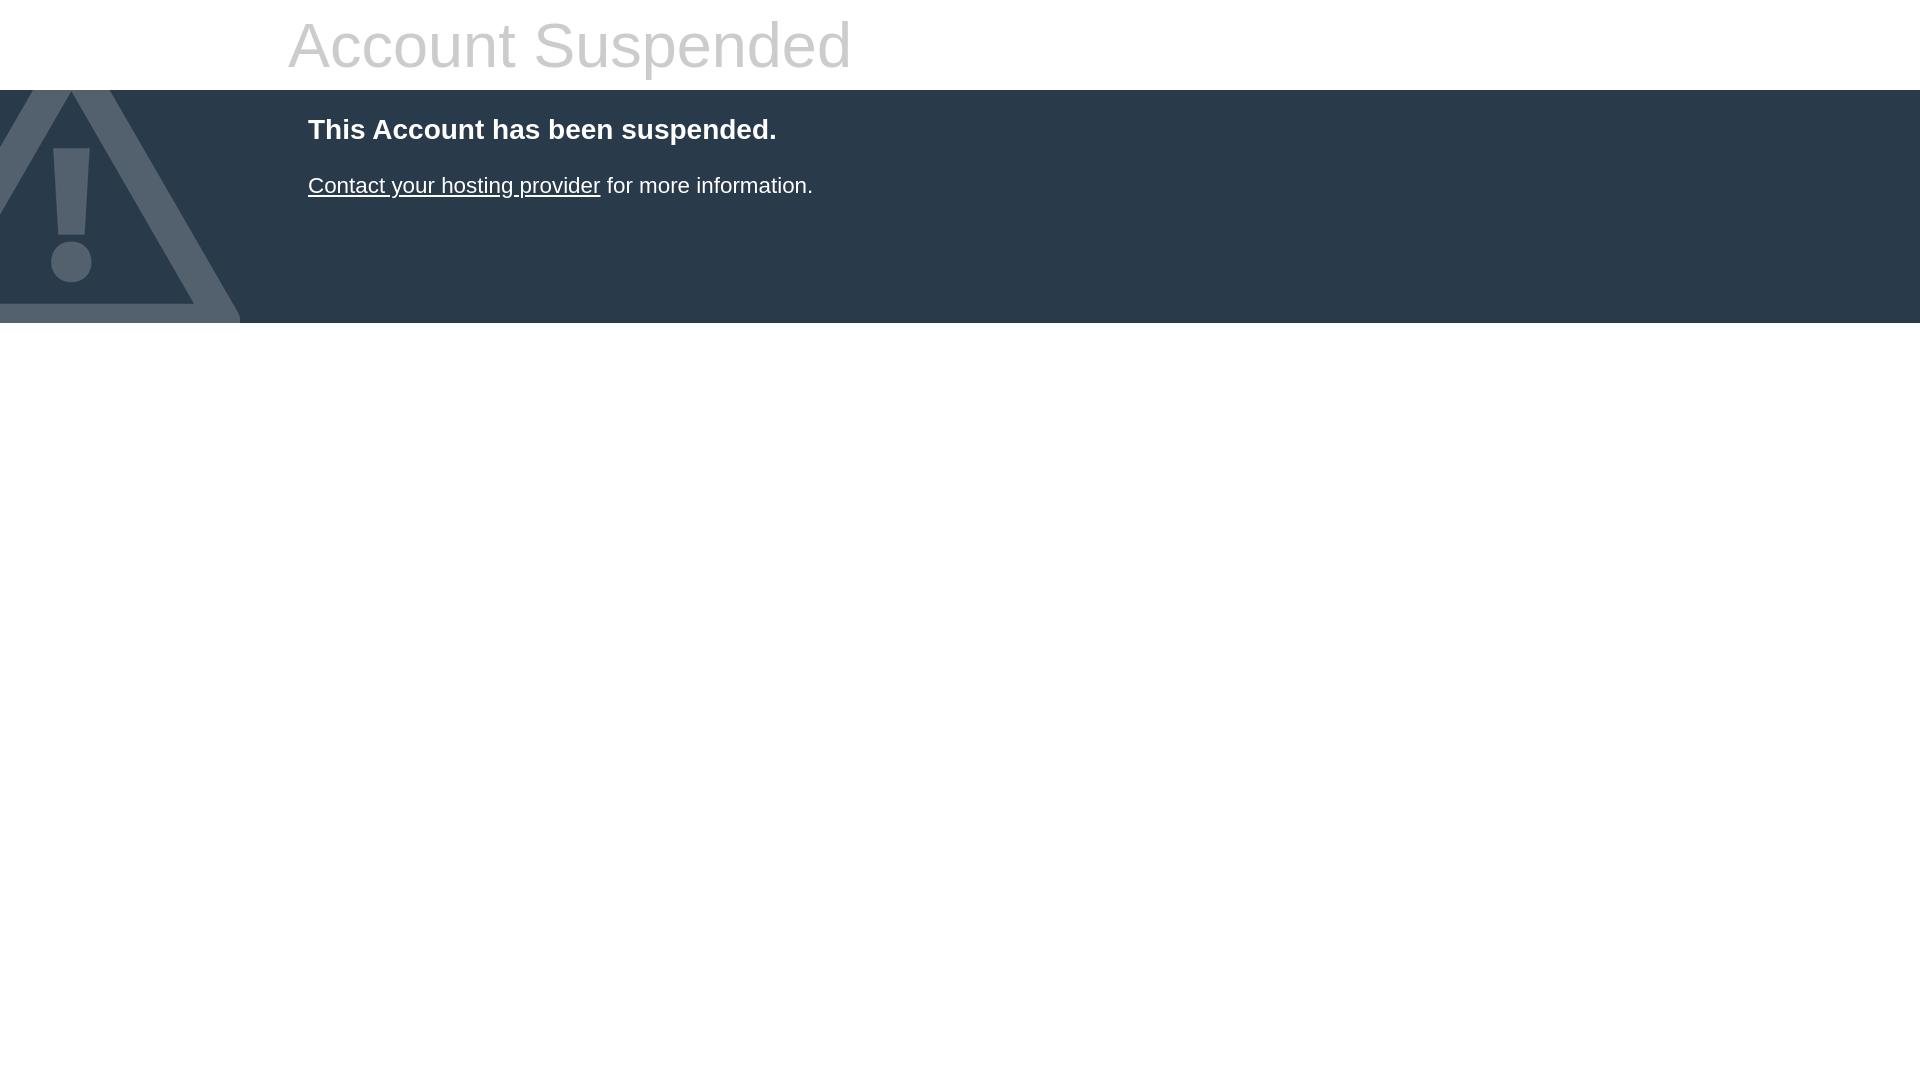 The image size is (1920, 1080). Describe the element at coordinates (453, 185) in the screenshot. I see `'Contact your hosting provider'` at that location.